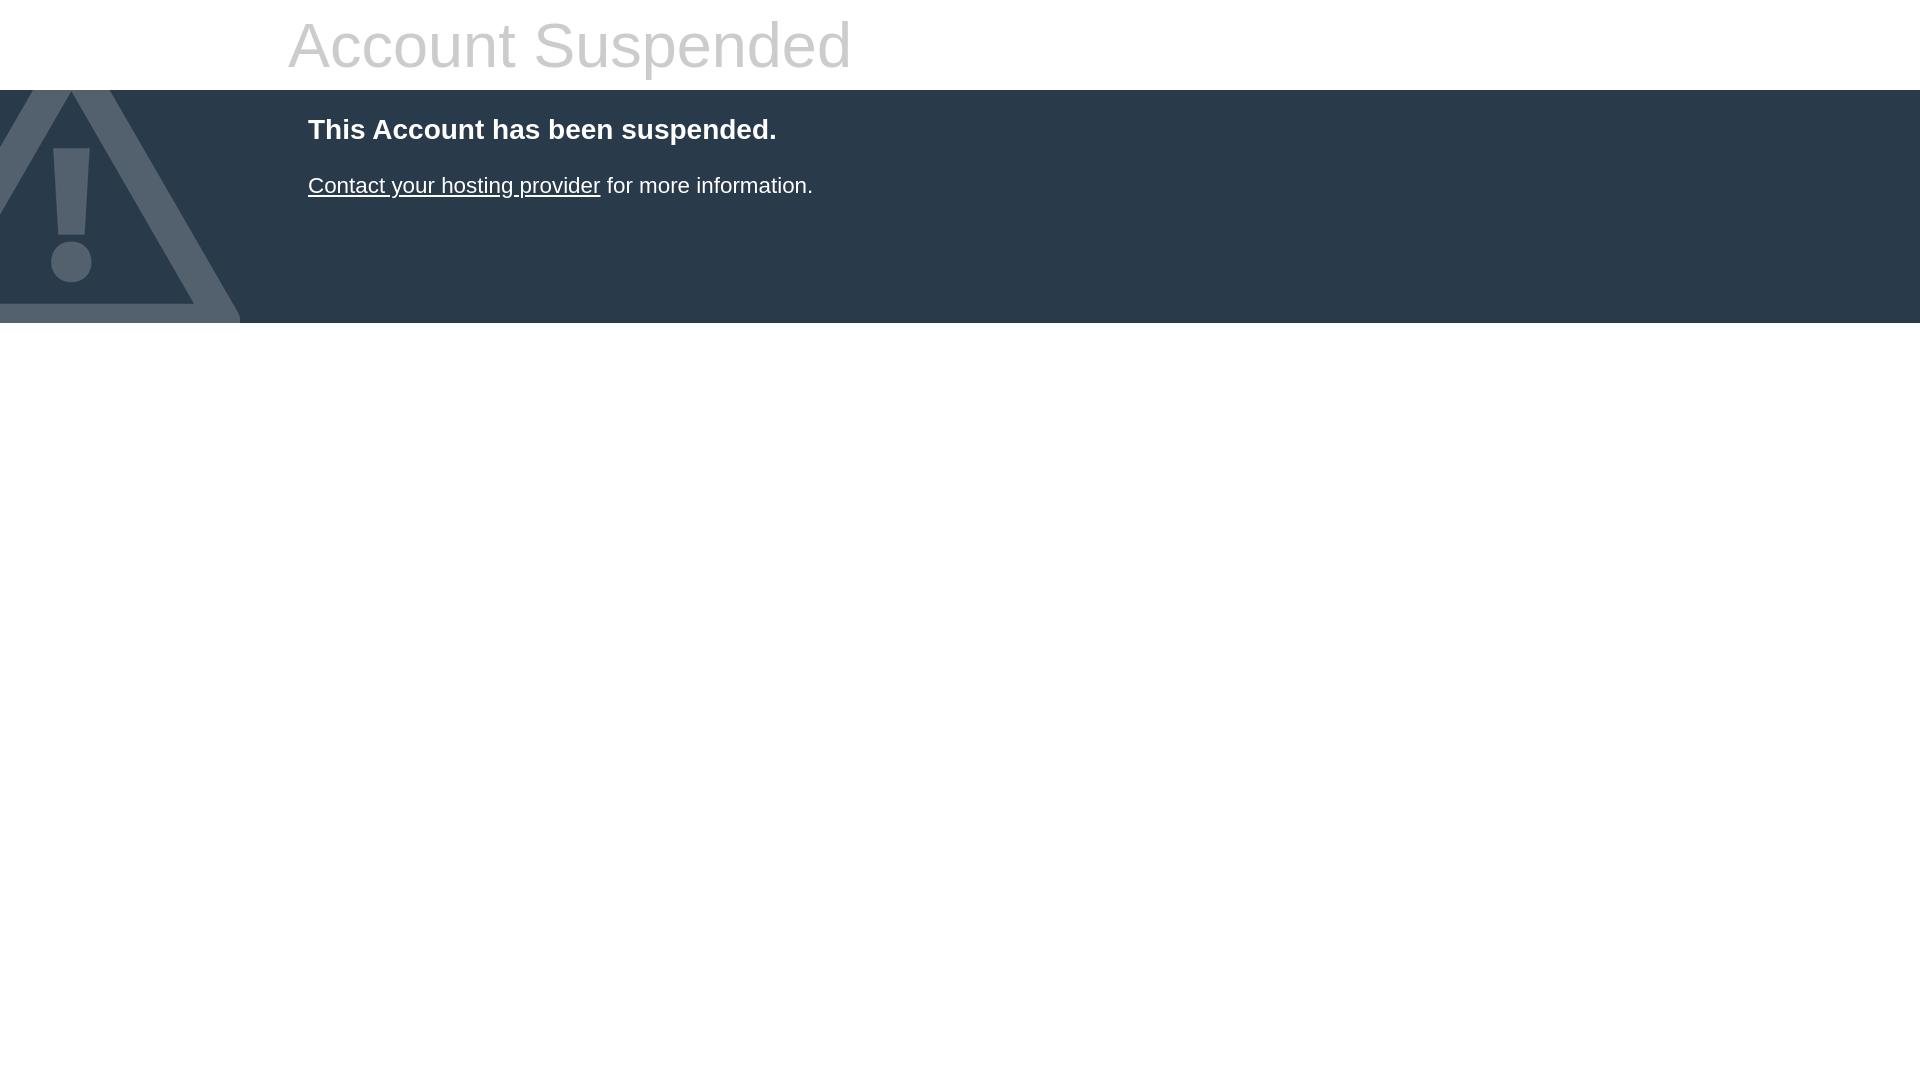 The image size is (1920, 1080). Describe the element at coordinates (453, 185) in the screenshot. I see `'Contact your hosting provider'` at that location.